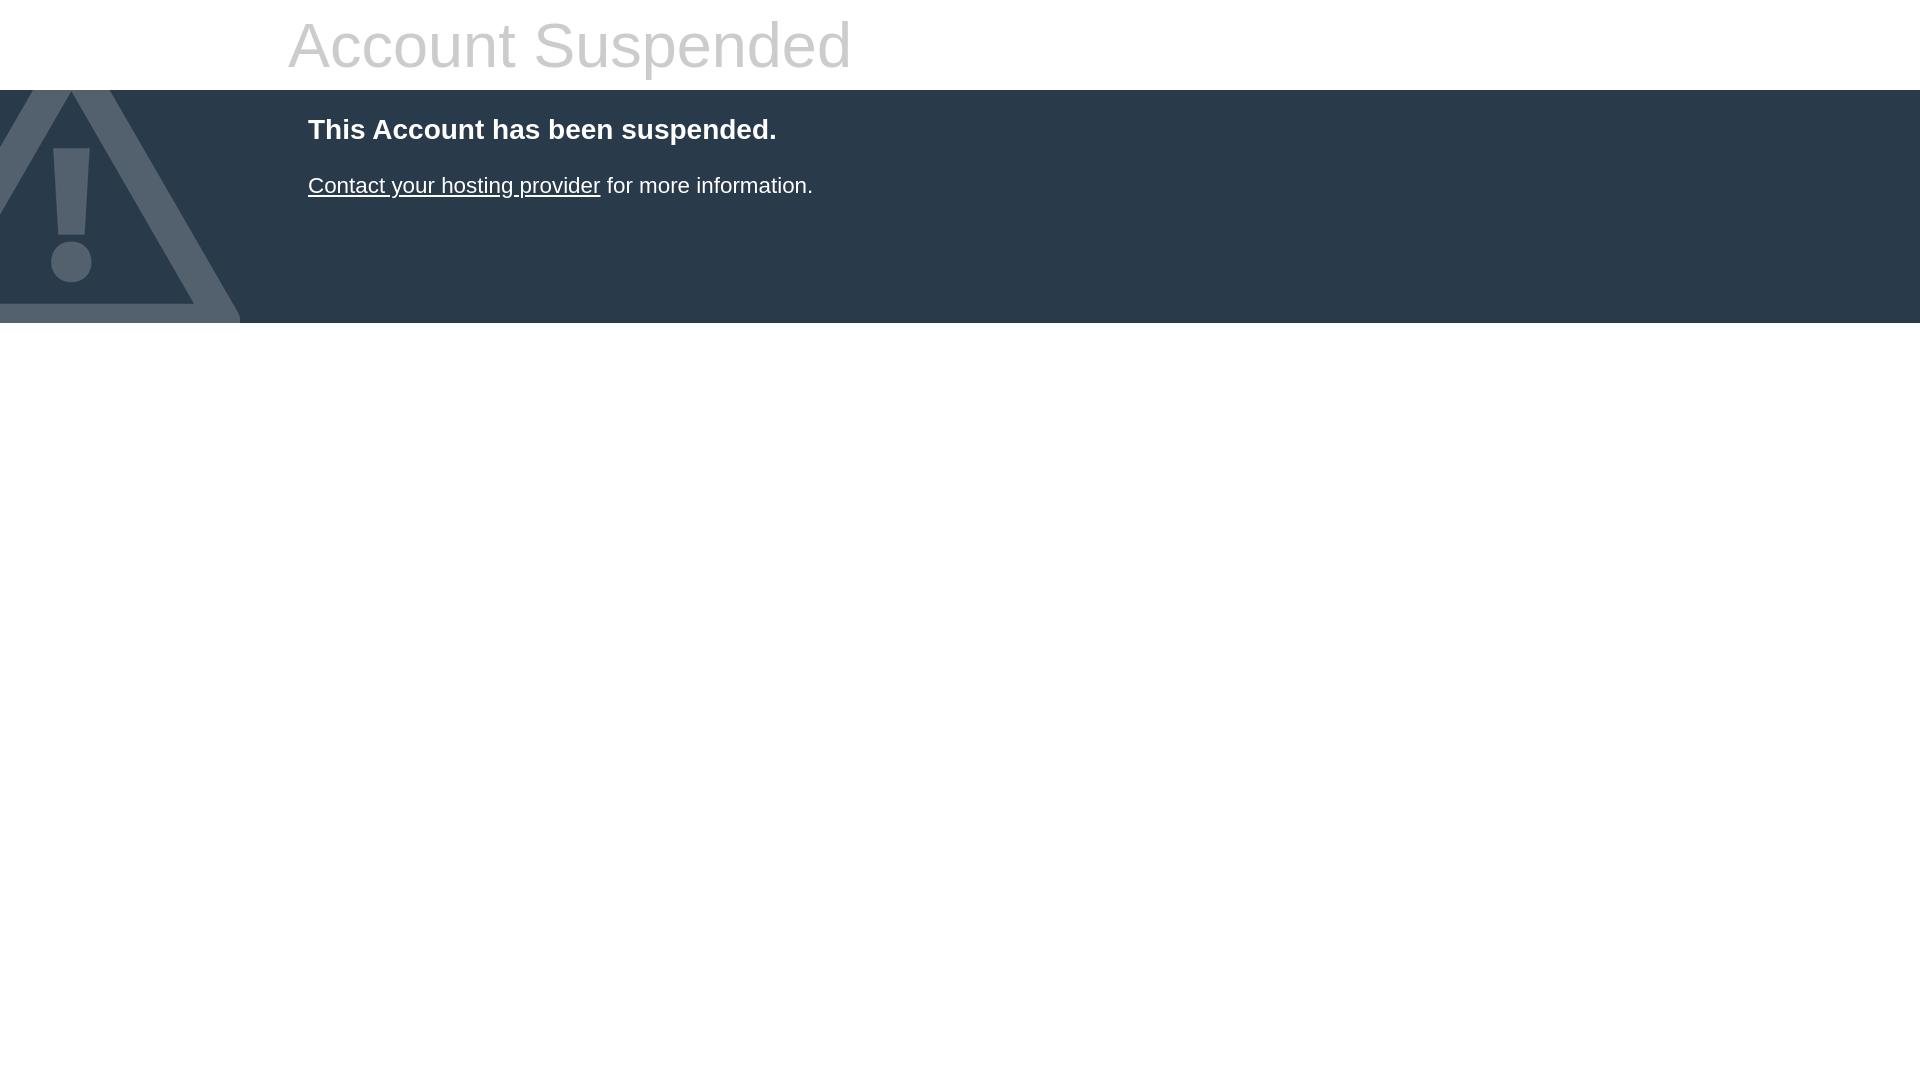 The image size is (1920, 1080). Describe the element at coordinates (453, 185) in the screenshot. I see `'Contact your hosting provider'` at that location.